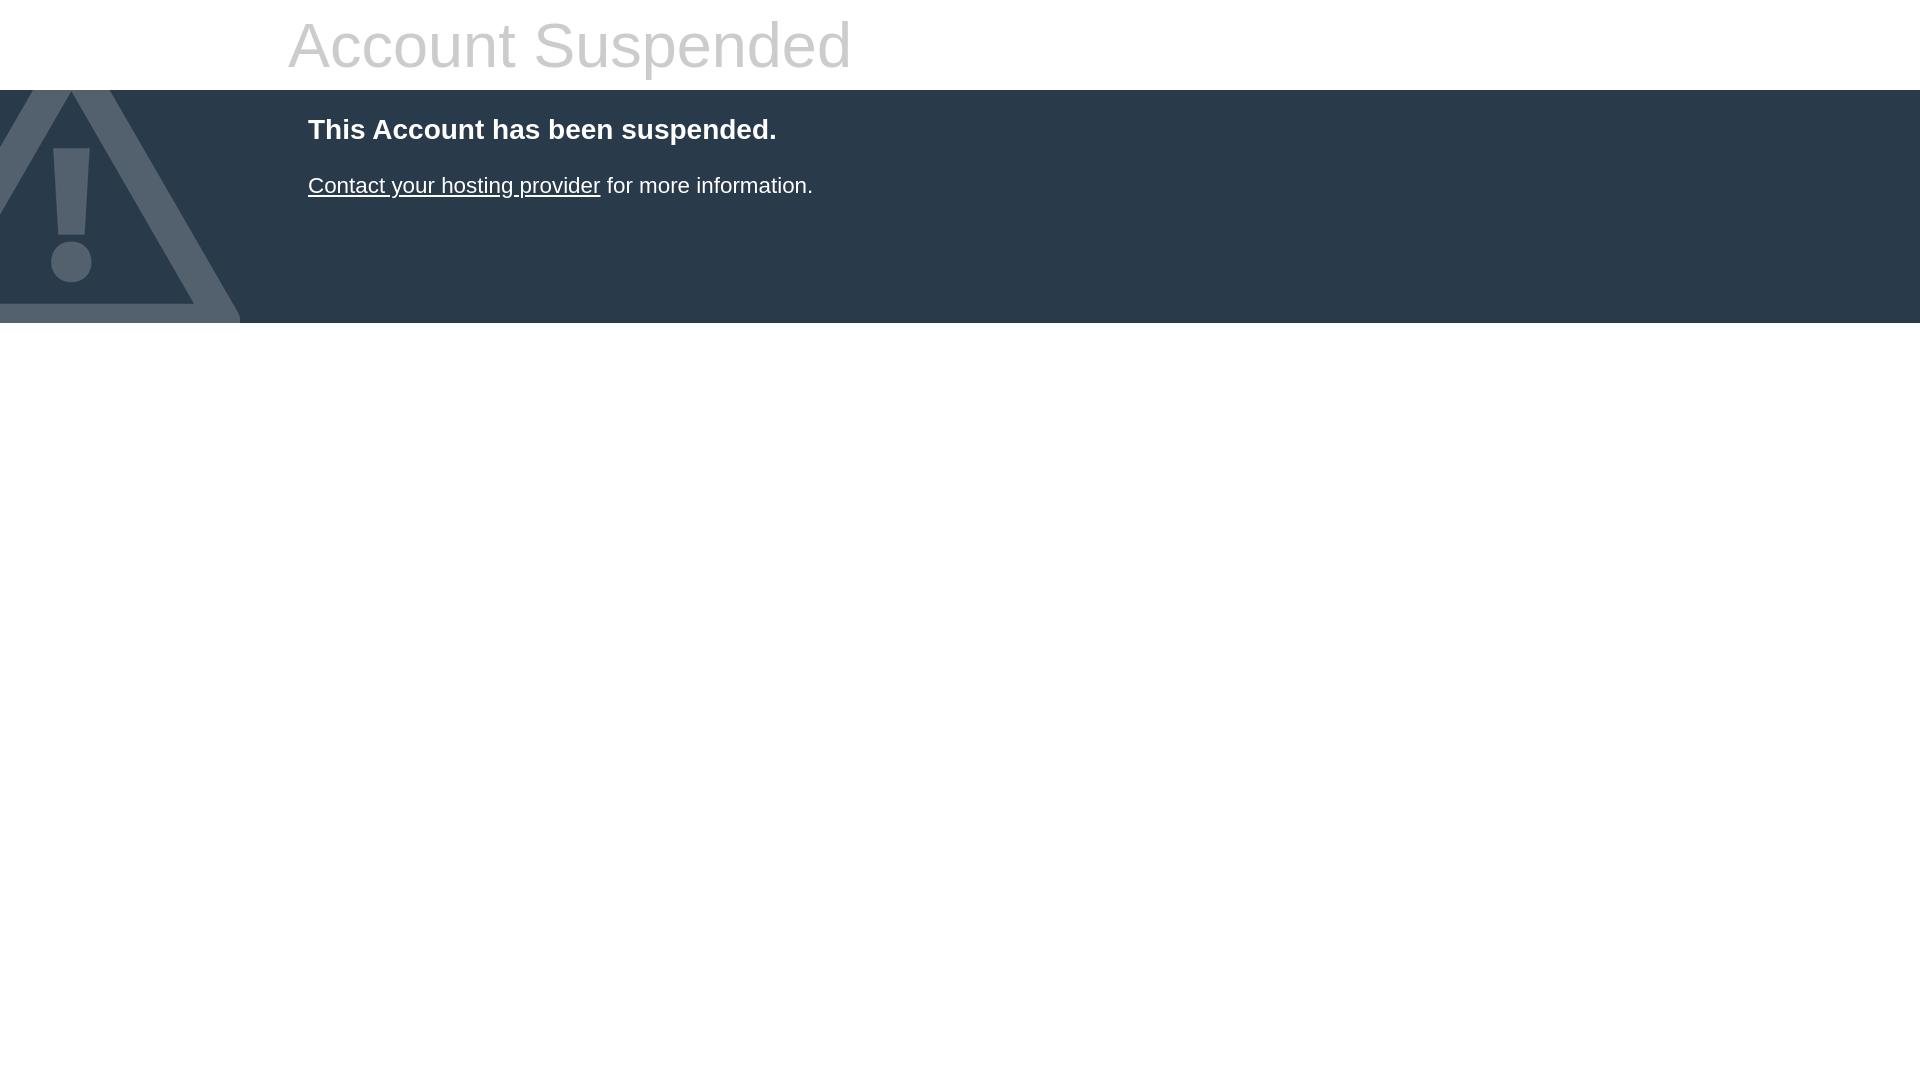 The image size is (1920, 1080). Describe the element at coordinates (453, 185) in the screenshot. I see `'Contact your hosting provider'` at that location.